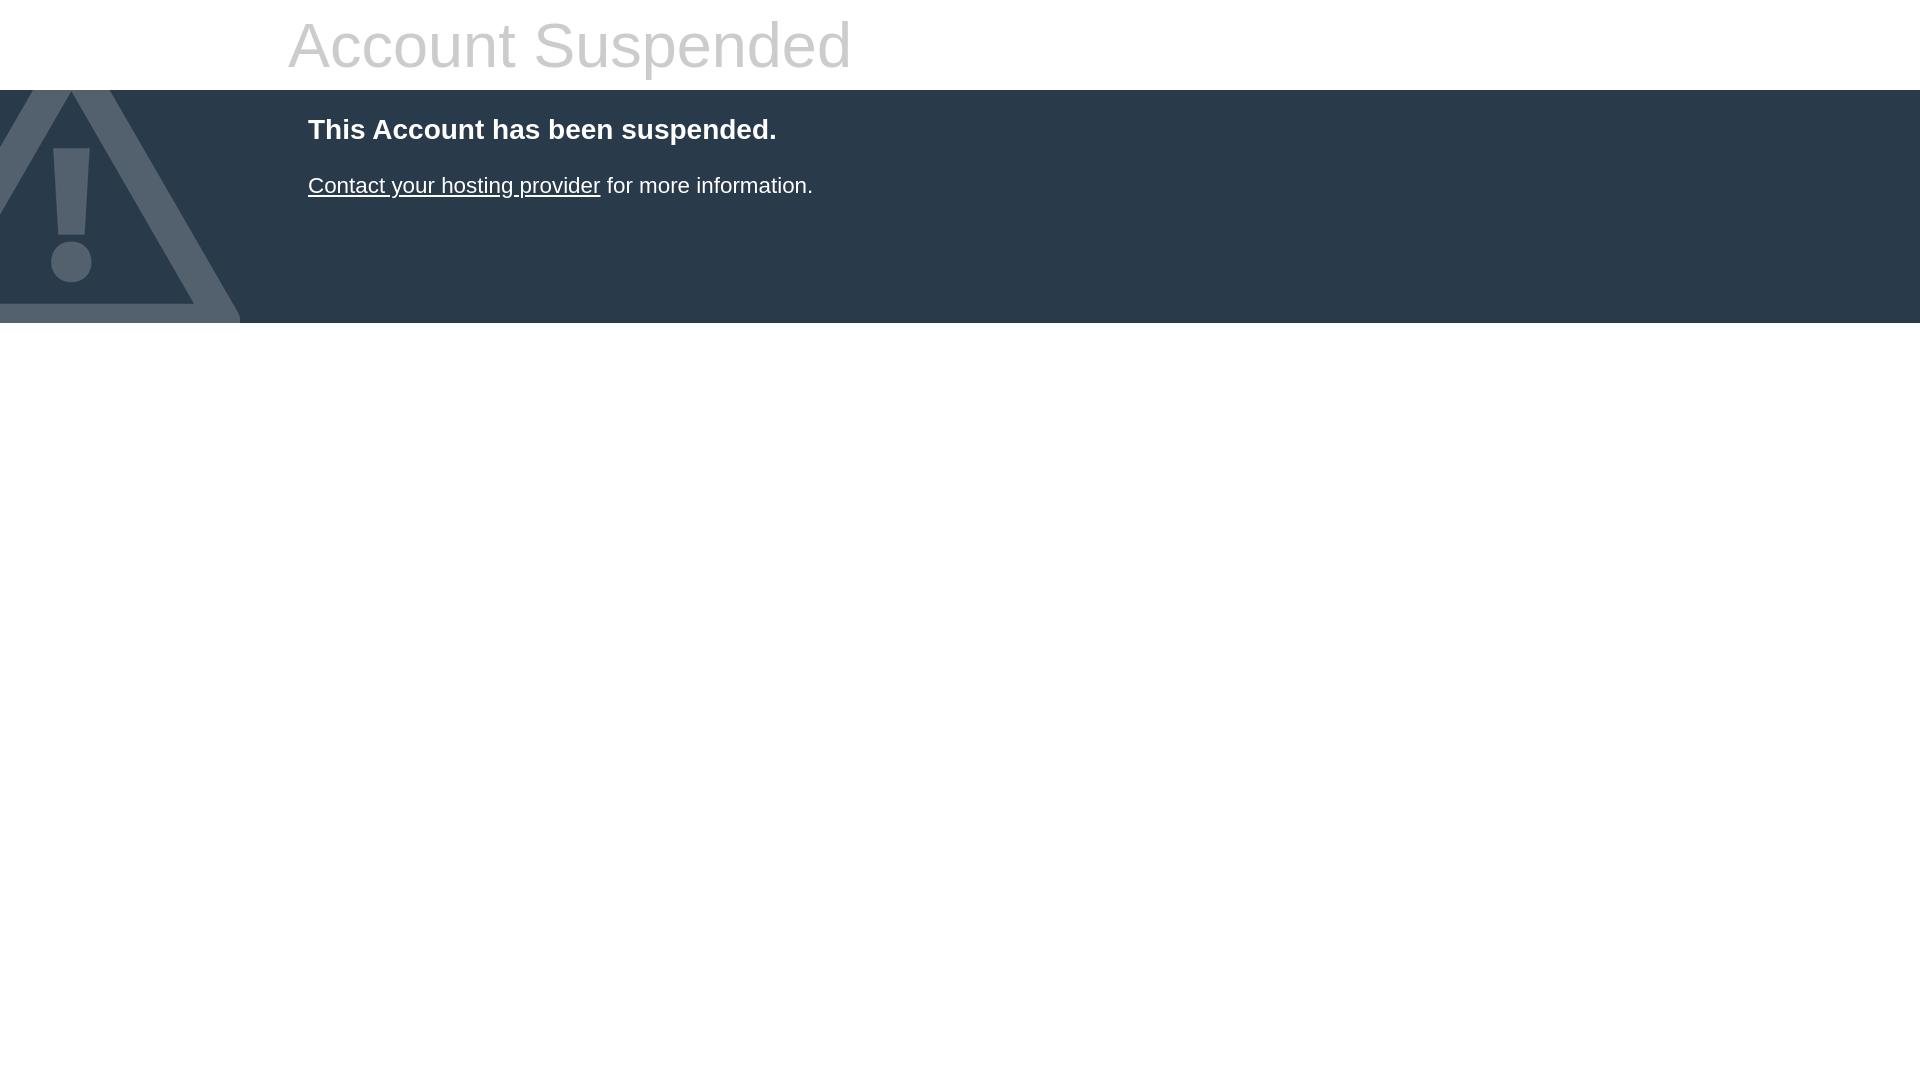 The image size is (1920, 1080). Describe the element at coordinates (453, 185) in the screenshot. I see `'Contact your hosting provider'` at that location.